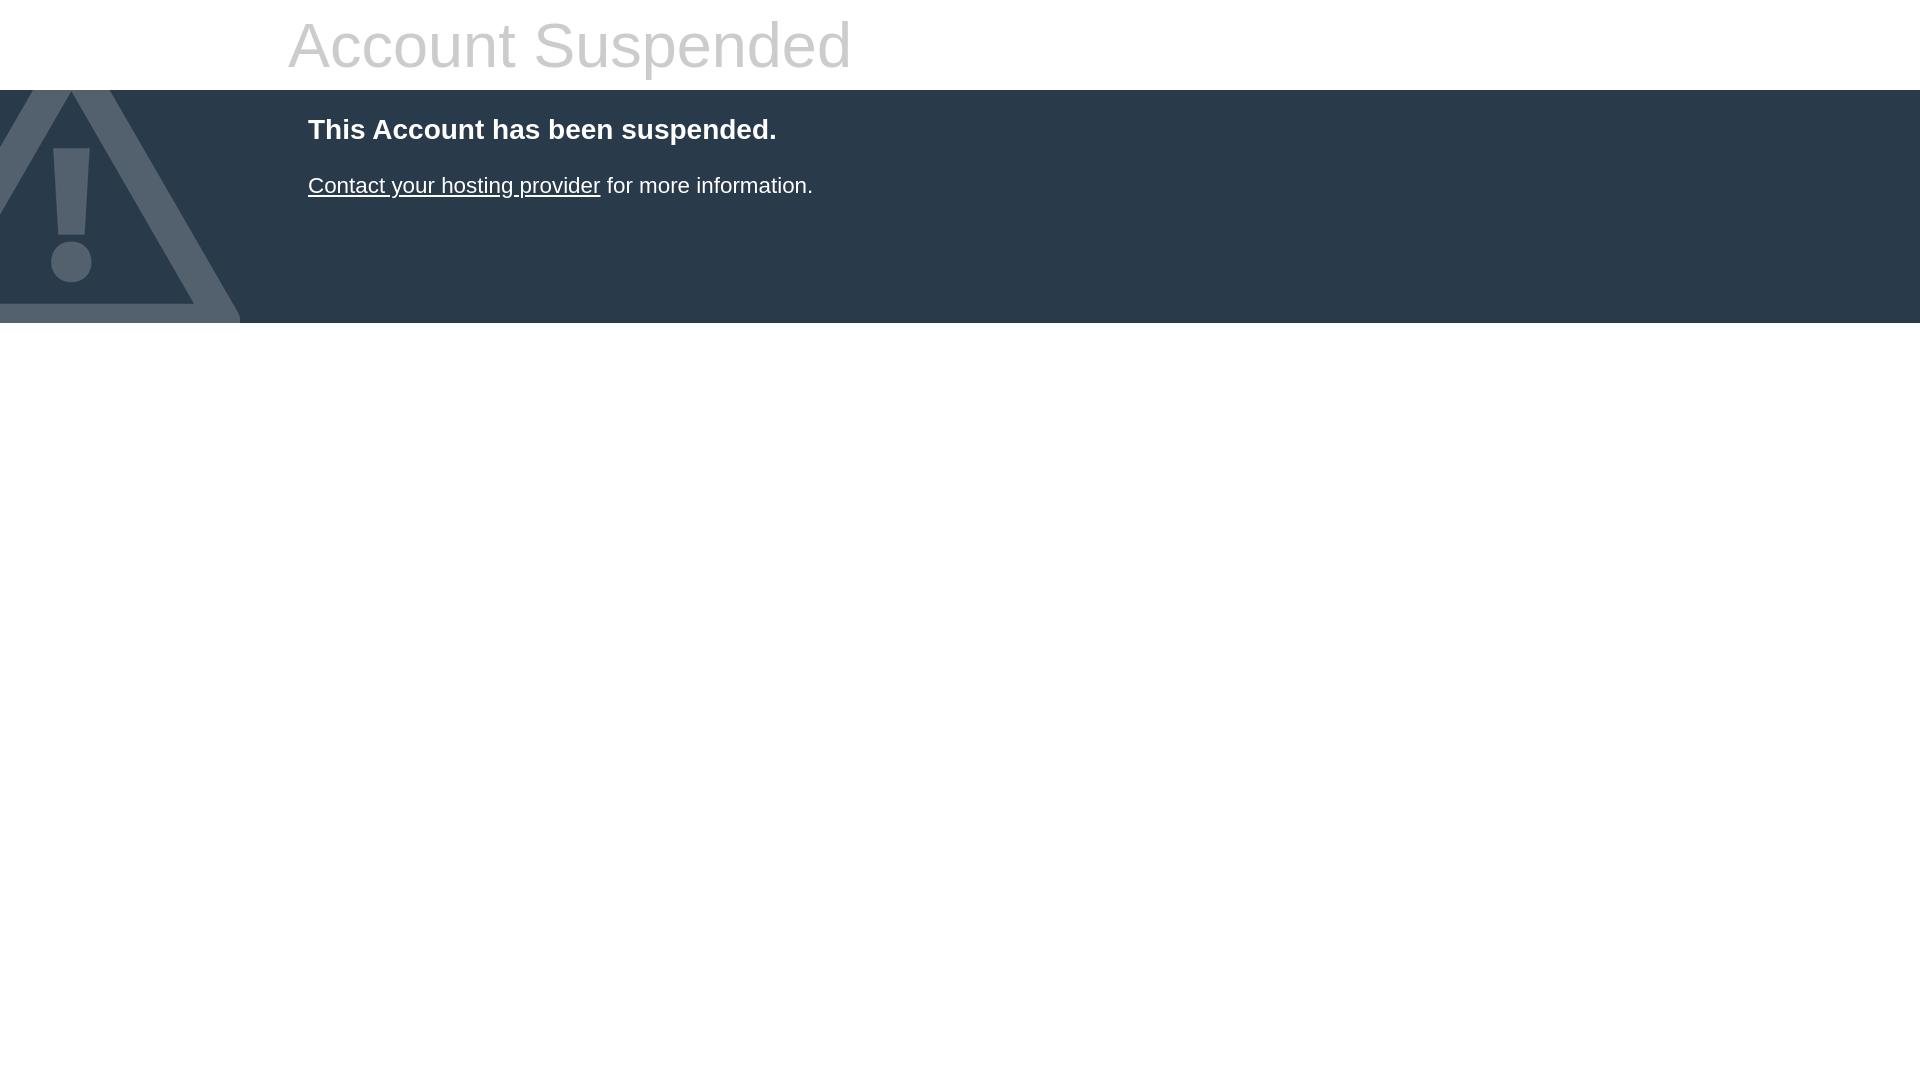 The image size is (1920, 1080). Describe the element at coordinates (453, 185) in the screenshot. I see `'Contact your hosting provider'` at that location.